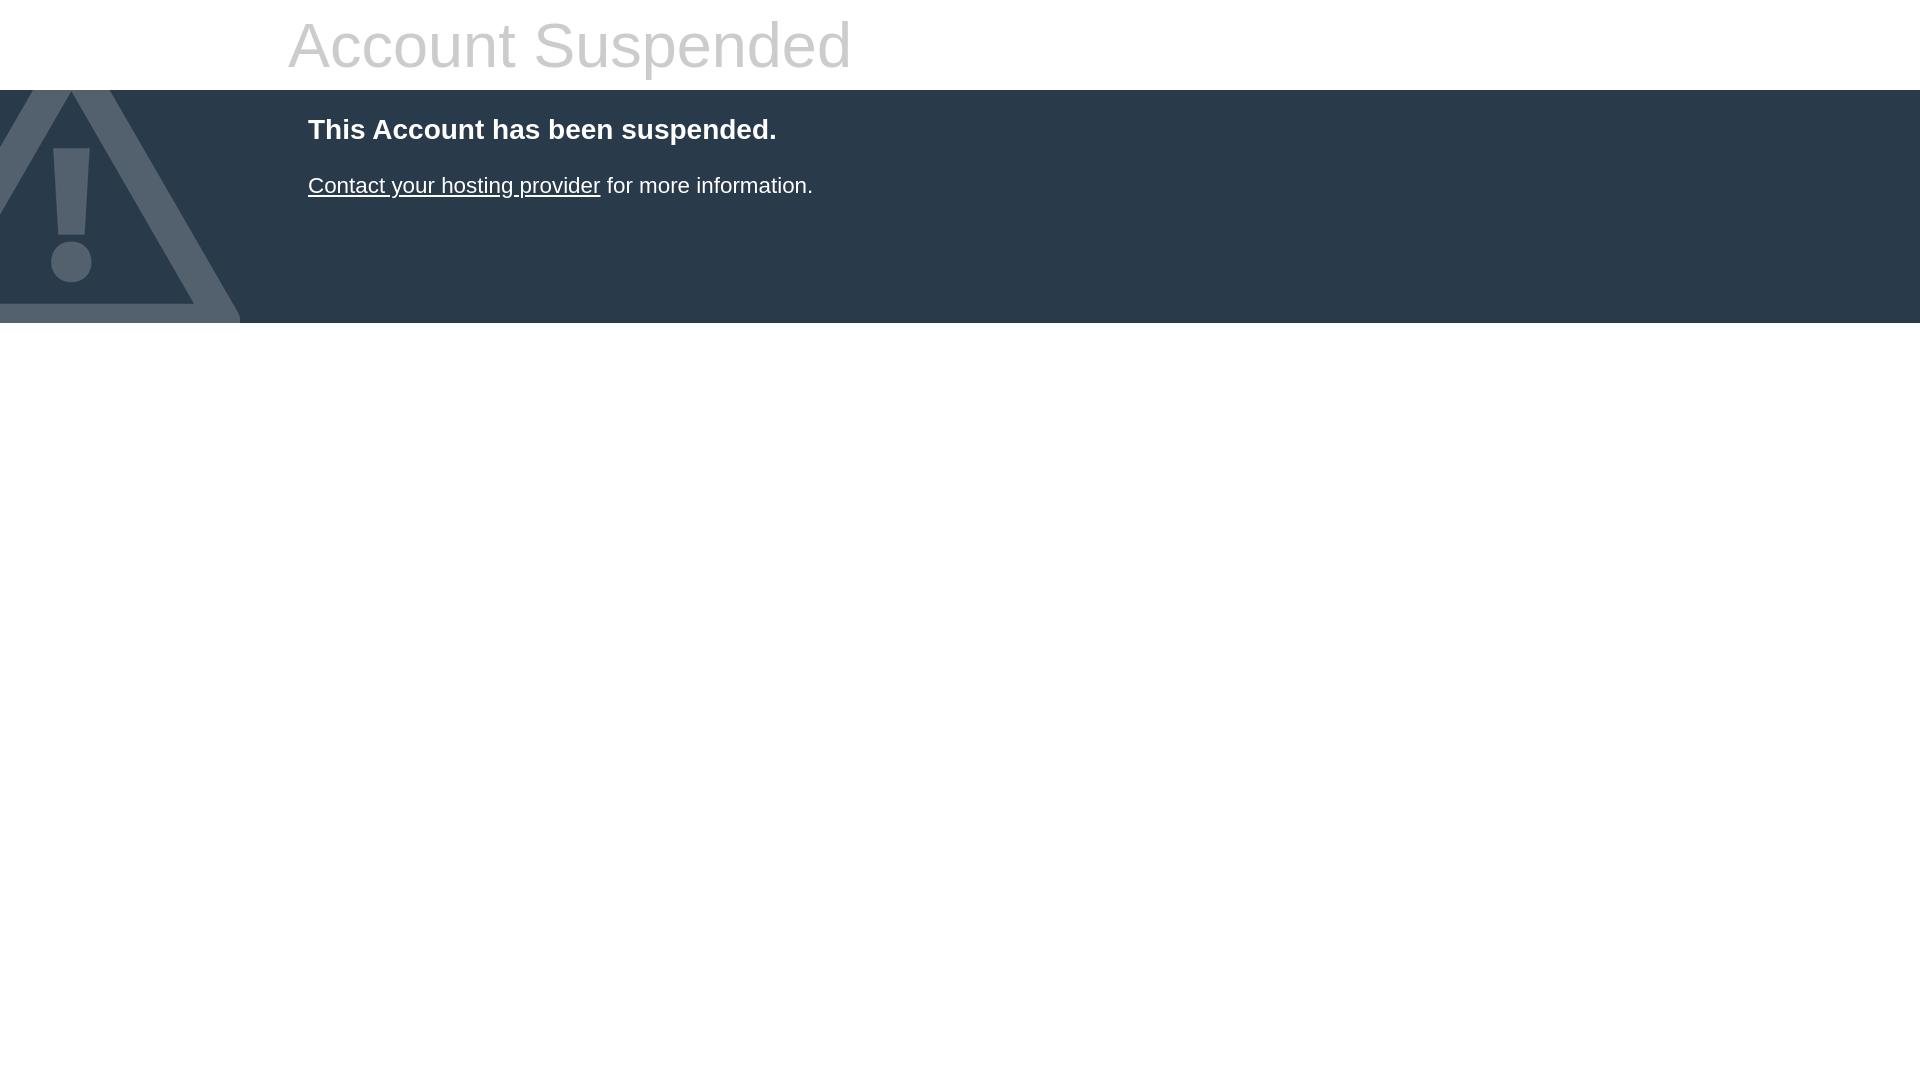 The image size is (1920, 1080). Describe the element at coordinates (453, 185) in the screenshot. I see `'Contact your hosting provider'` at that location.